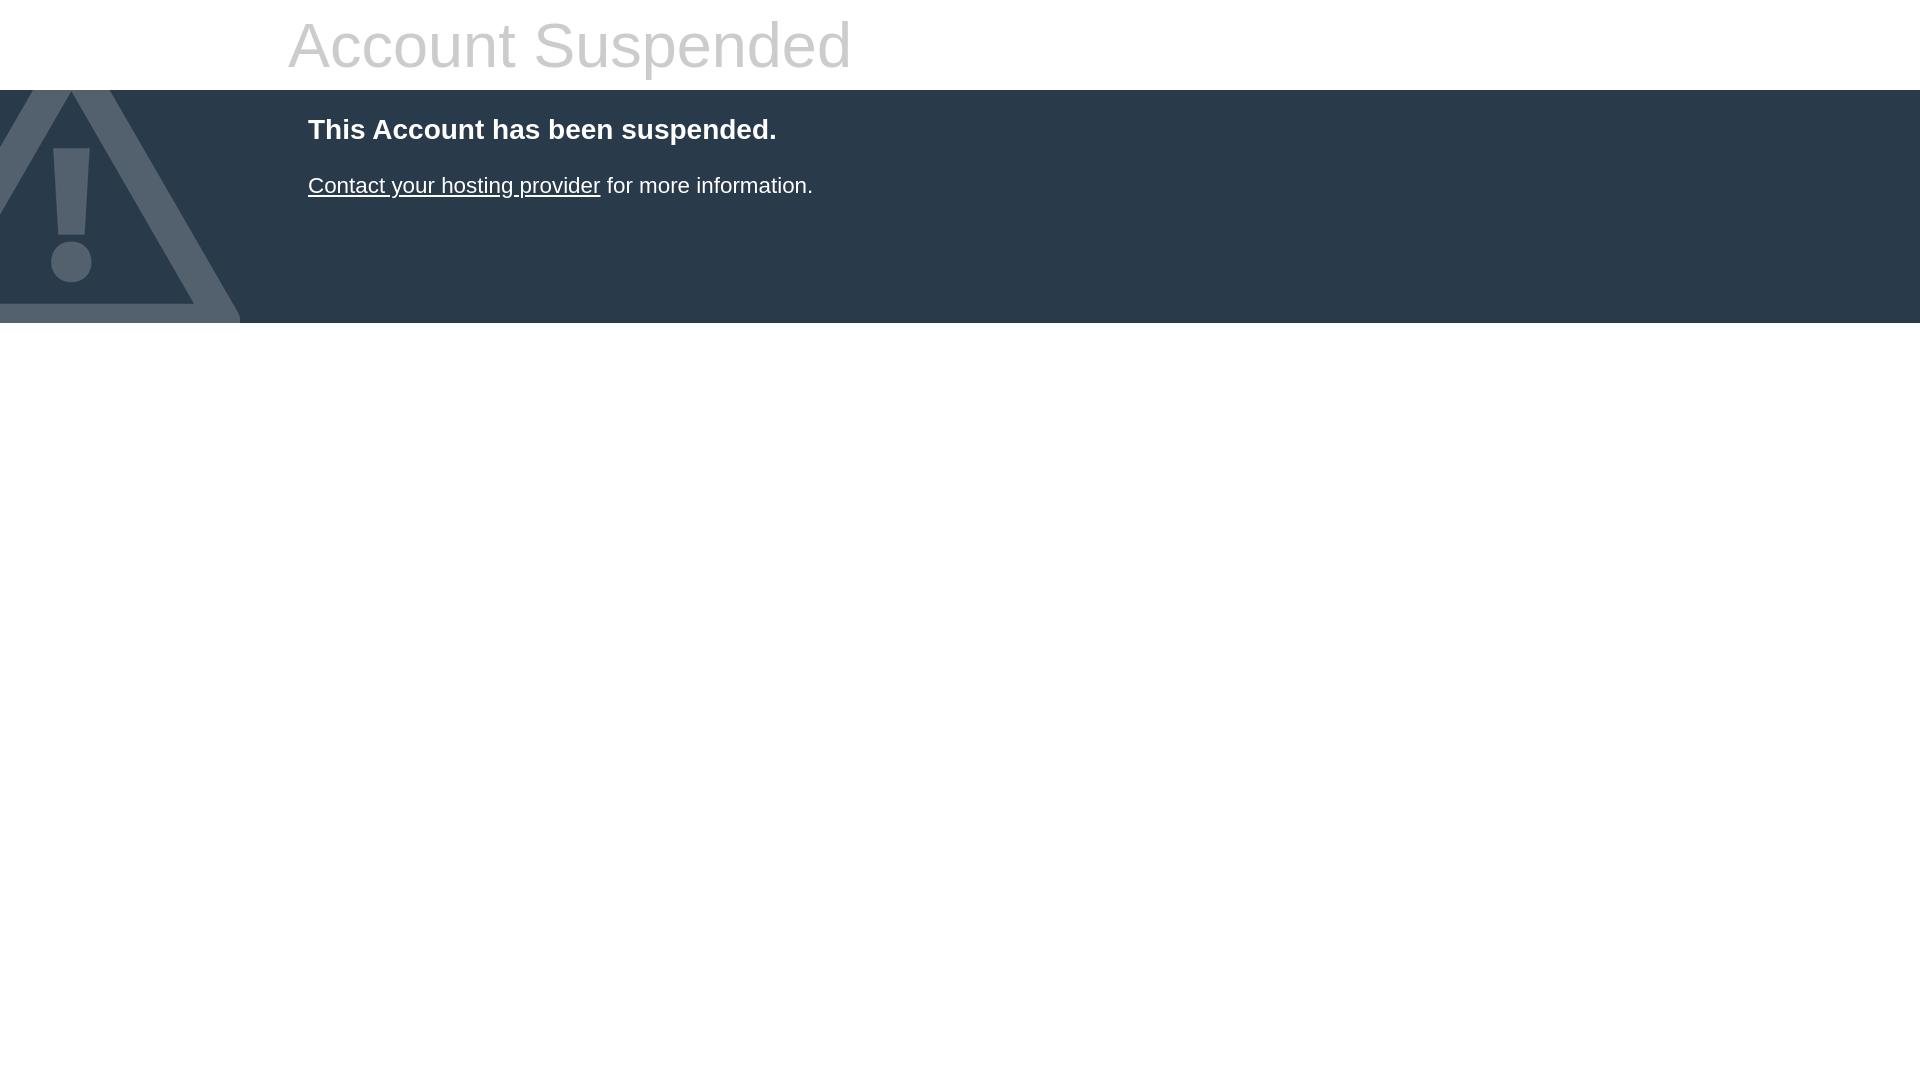 The image size is (1920, 1080). Describe the element at coordinates (453, 185) in the screenshot. I see `'Contact your hosting provider'` at that location.